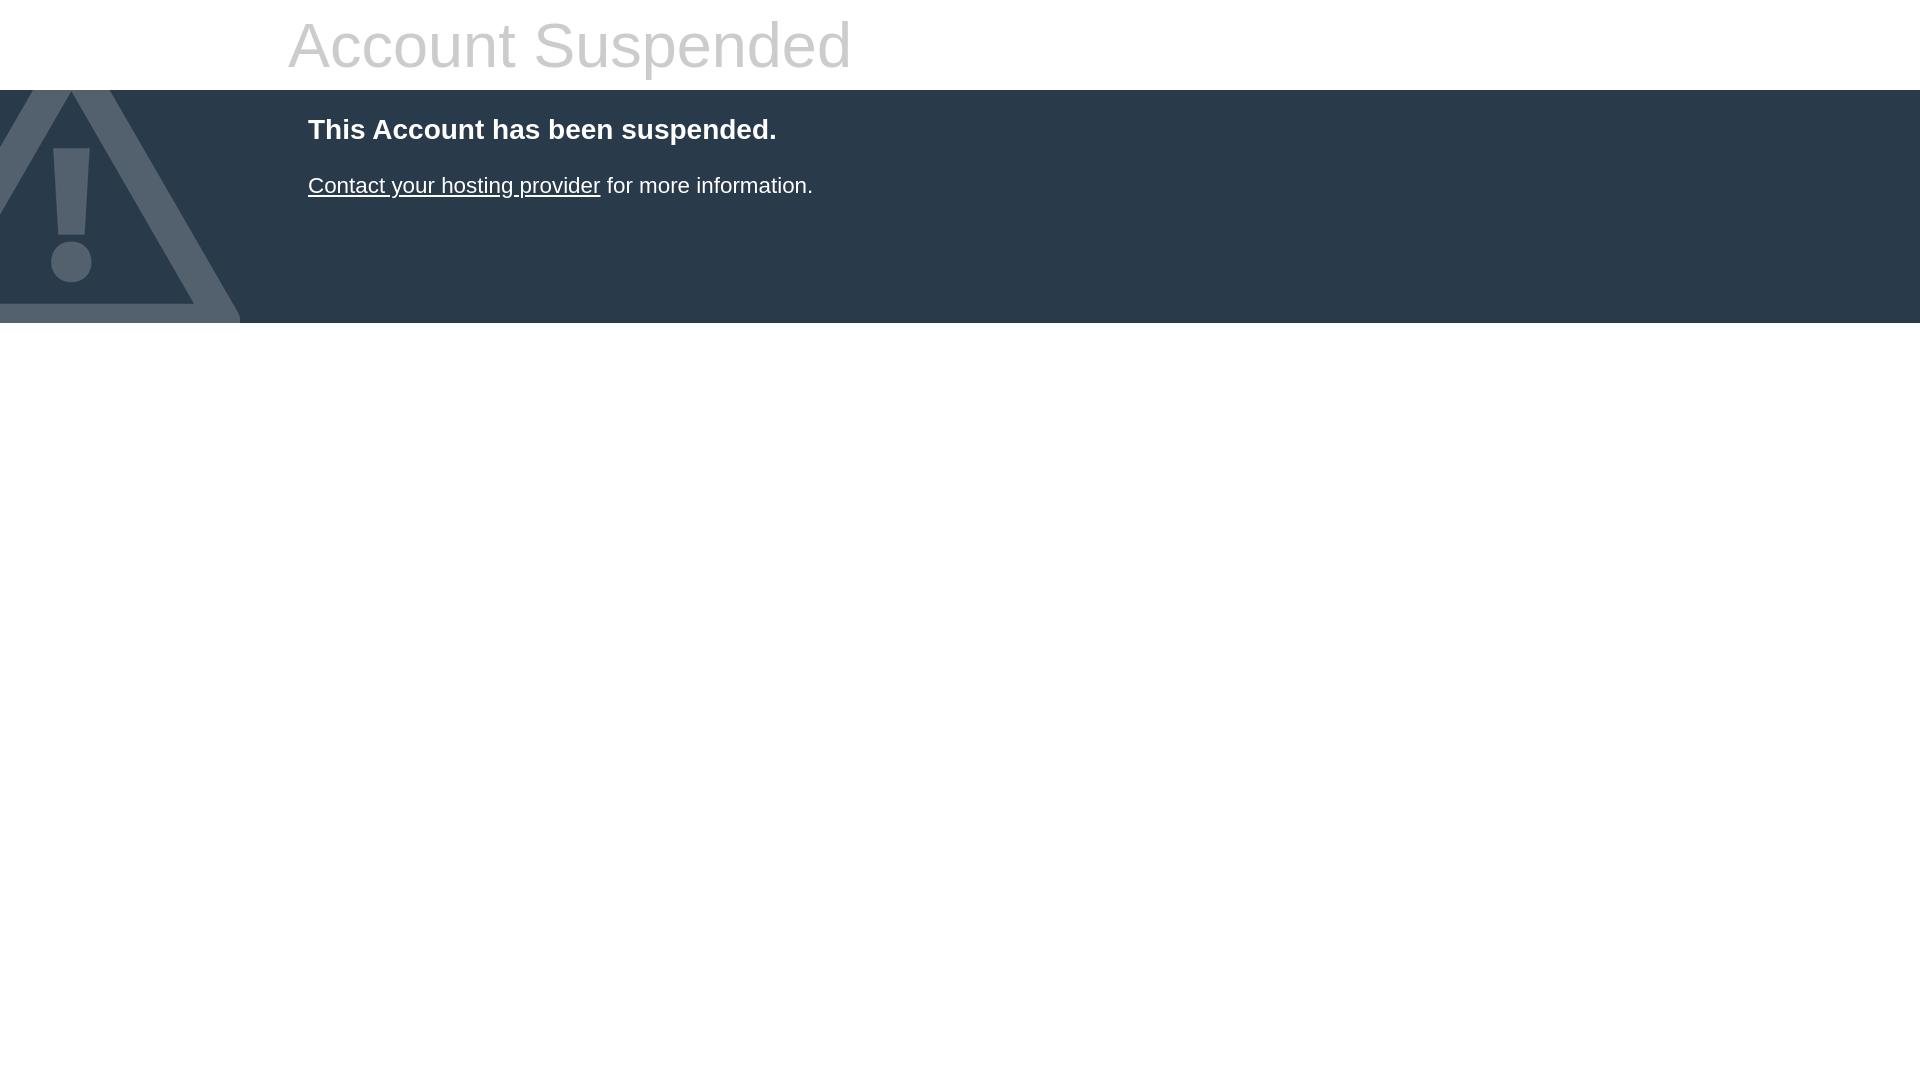 The image size is (1920, 1080). Describe the element at coordinates (453, 185) in the screenshot. I see `'Contact your hosting provider'` at that location.